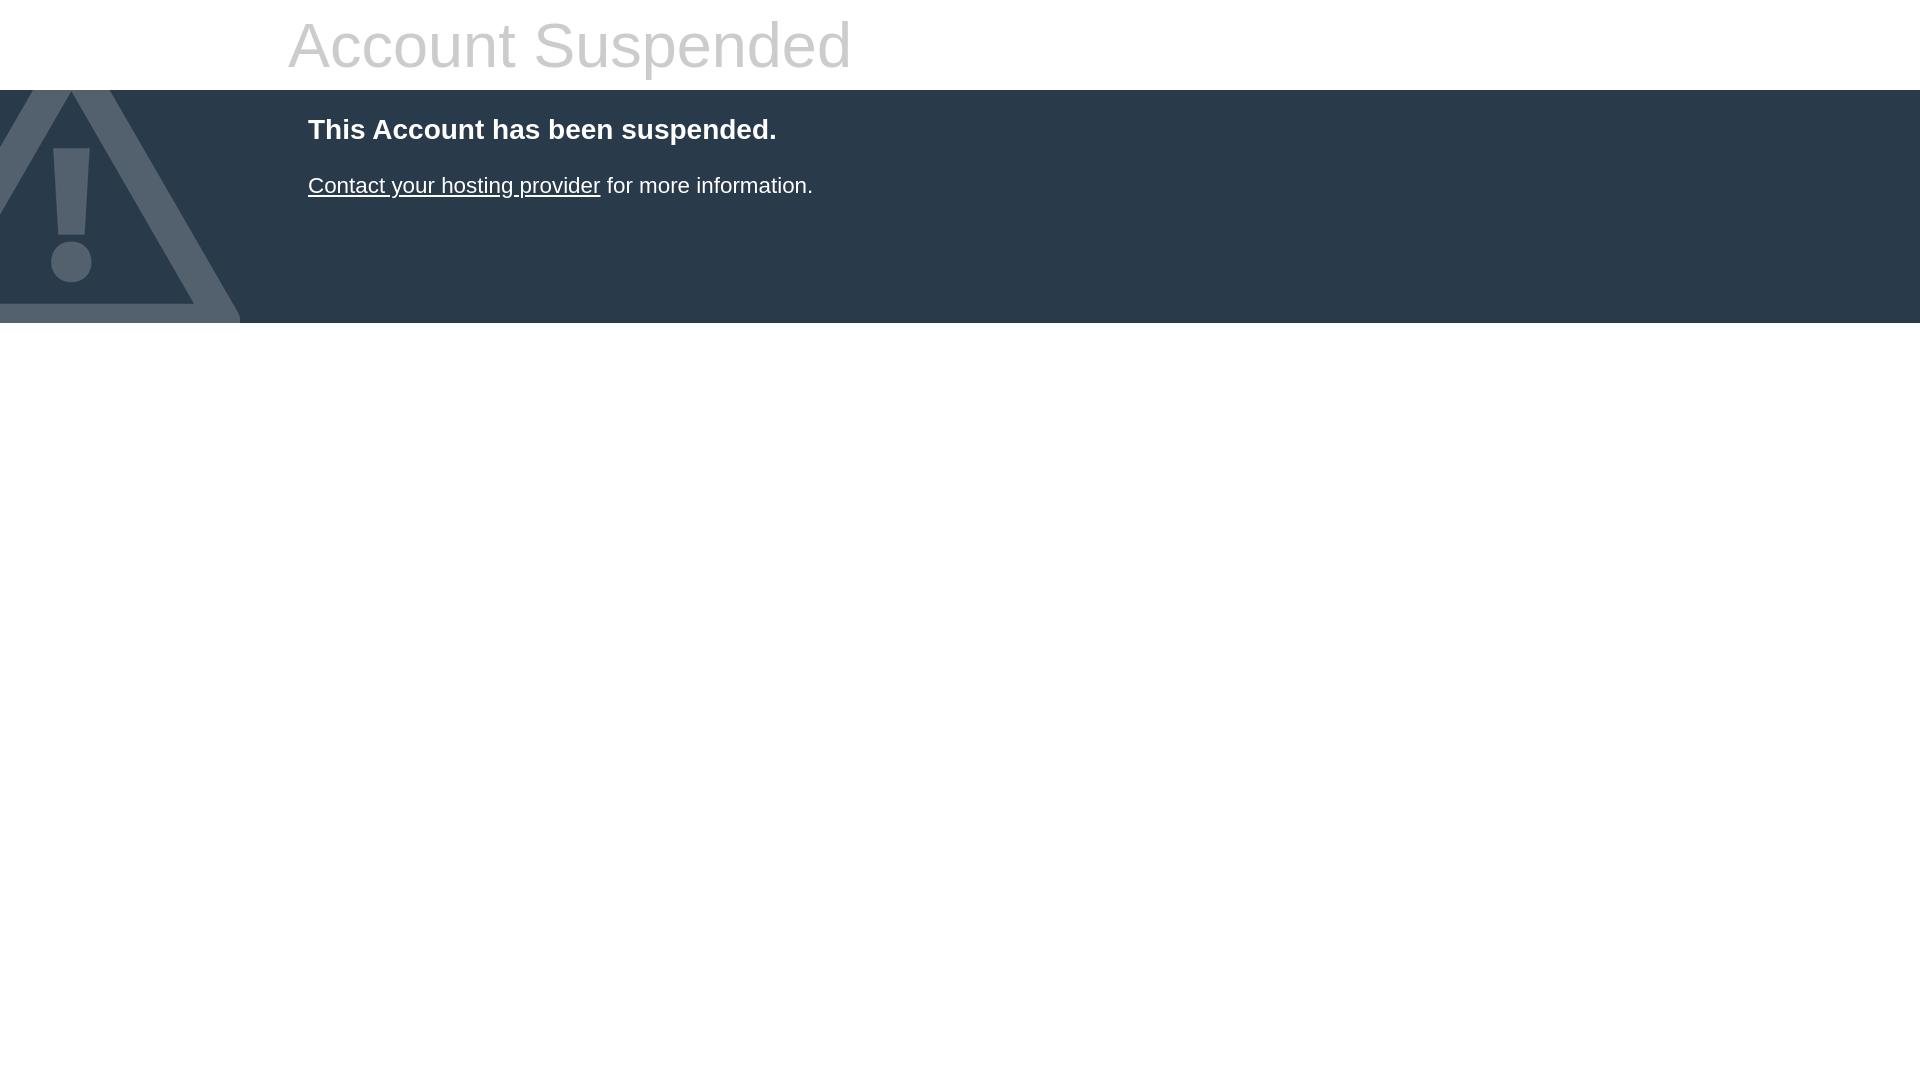 The image size is (1920, 1080). Describe the element at coordinates (453, 185) in the screenshot. I see `'Contact your hosting provider'` at that location.